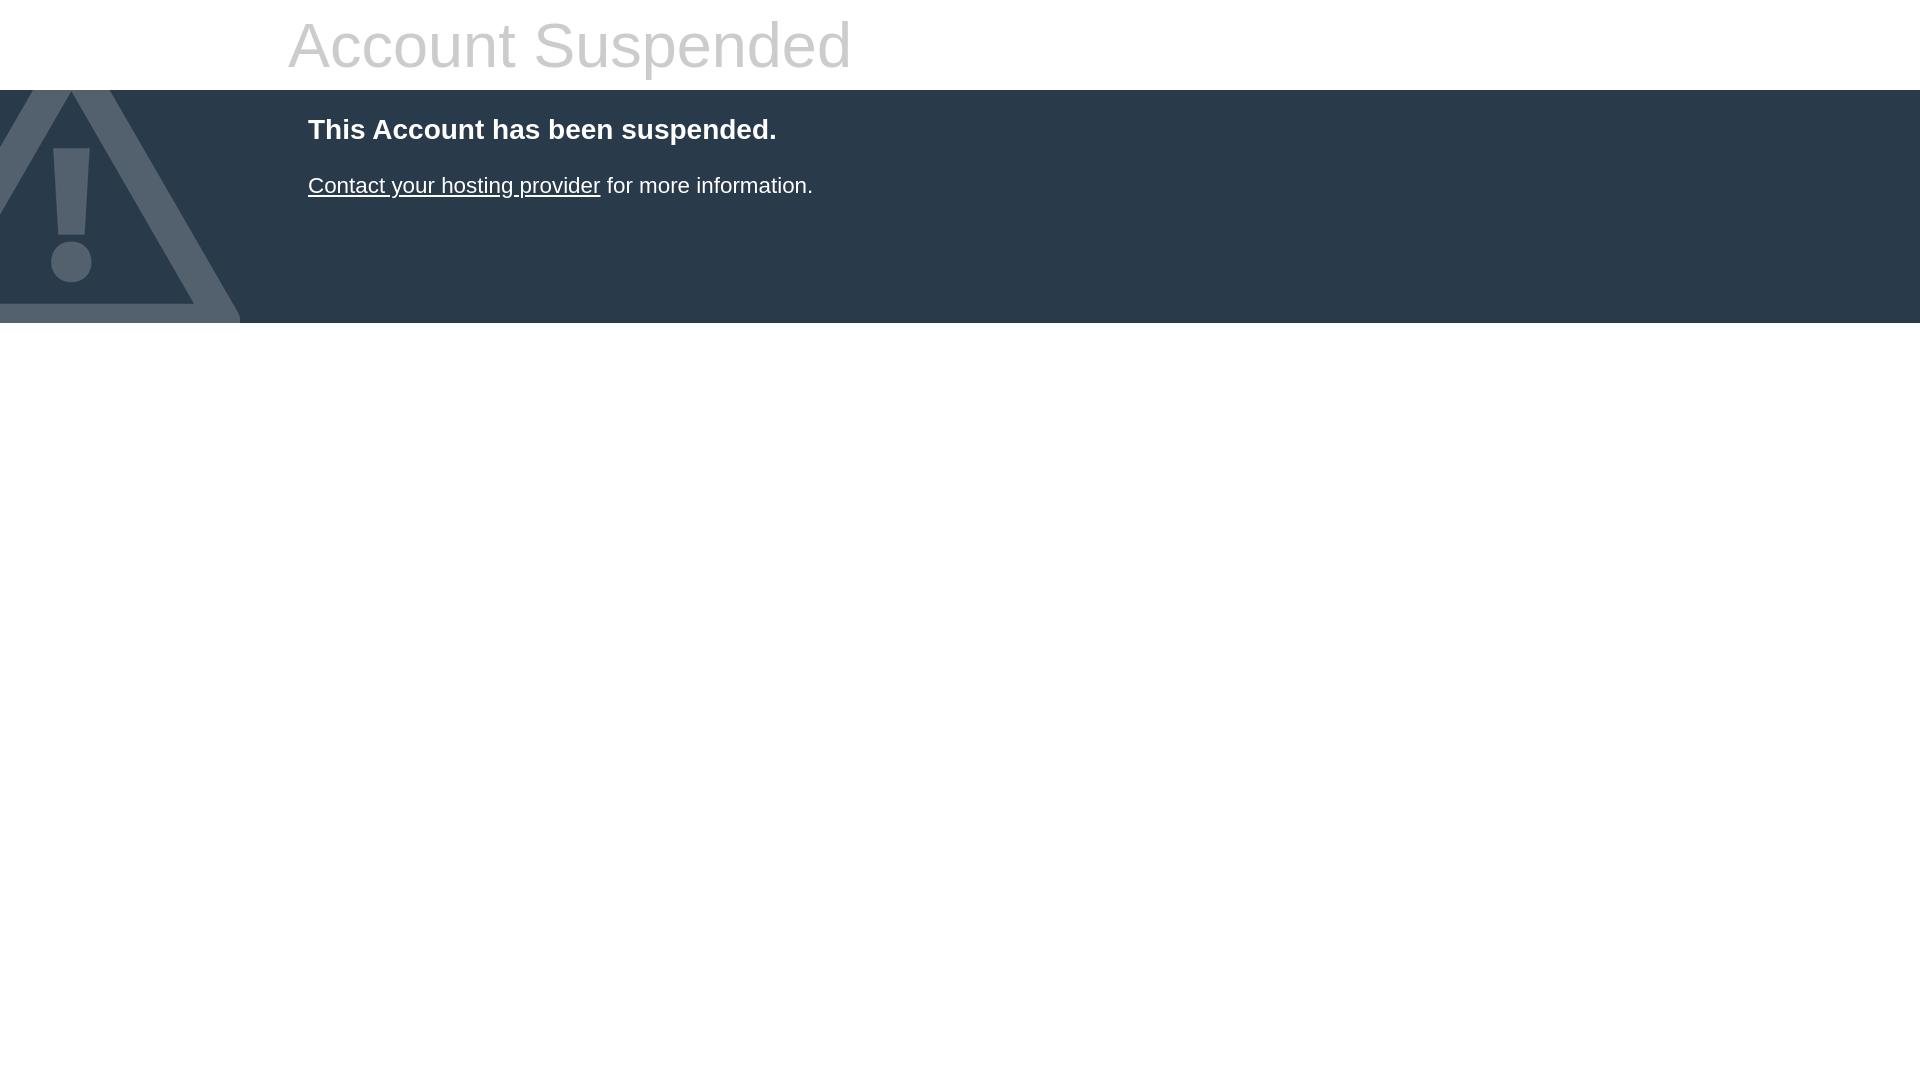 The image size is (1920, 1080). Describe the element at coordinates (453, 185) in the screenshot. I see `'Contact your hosting provider'` at that location.